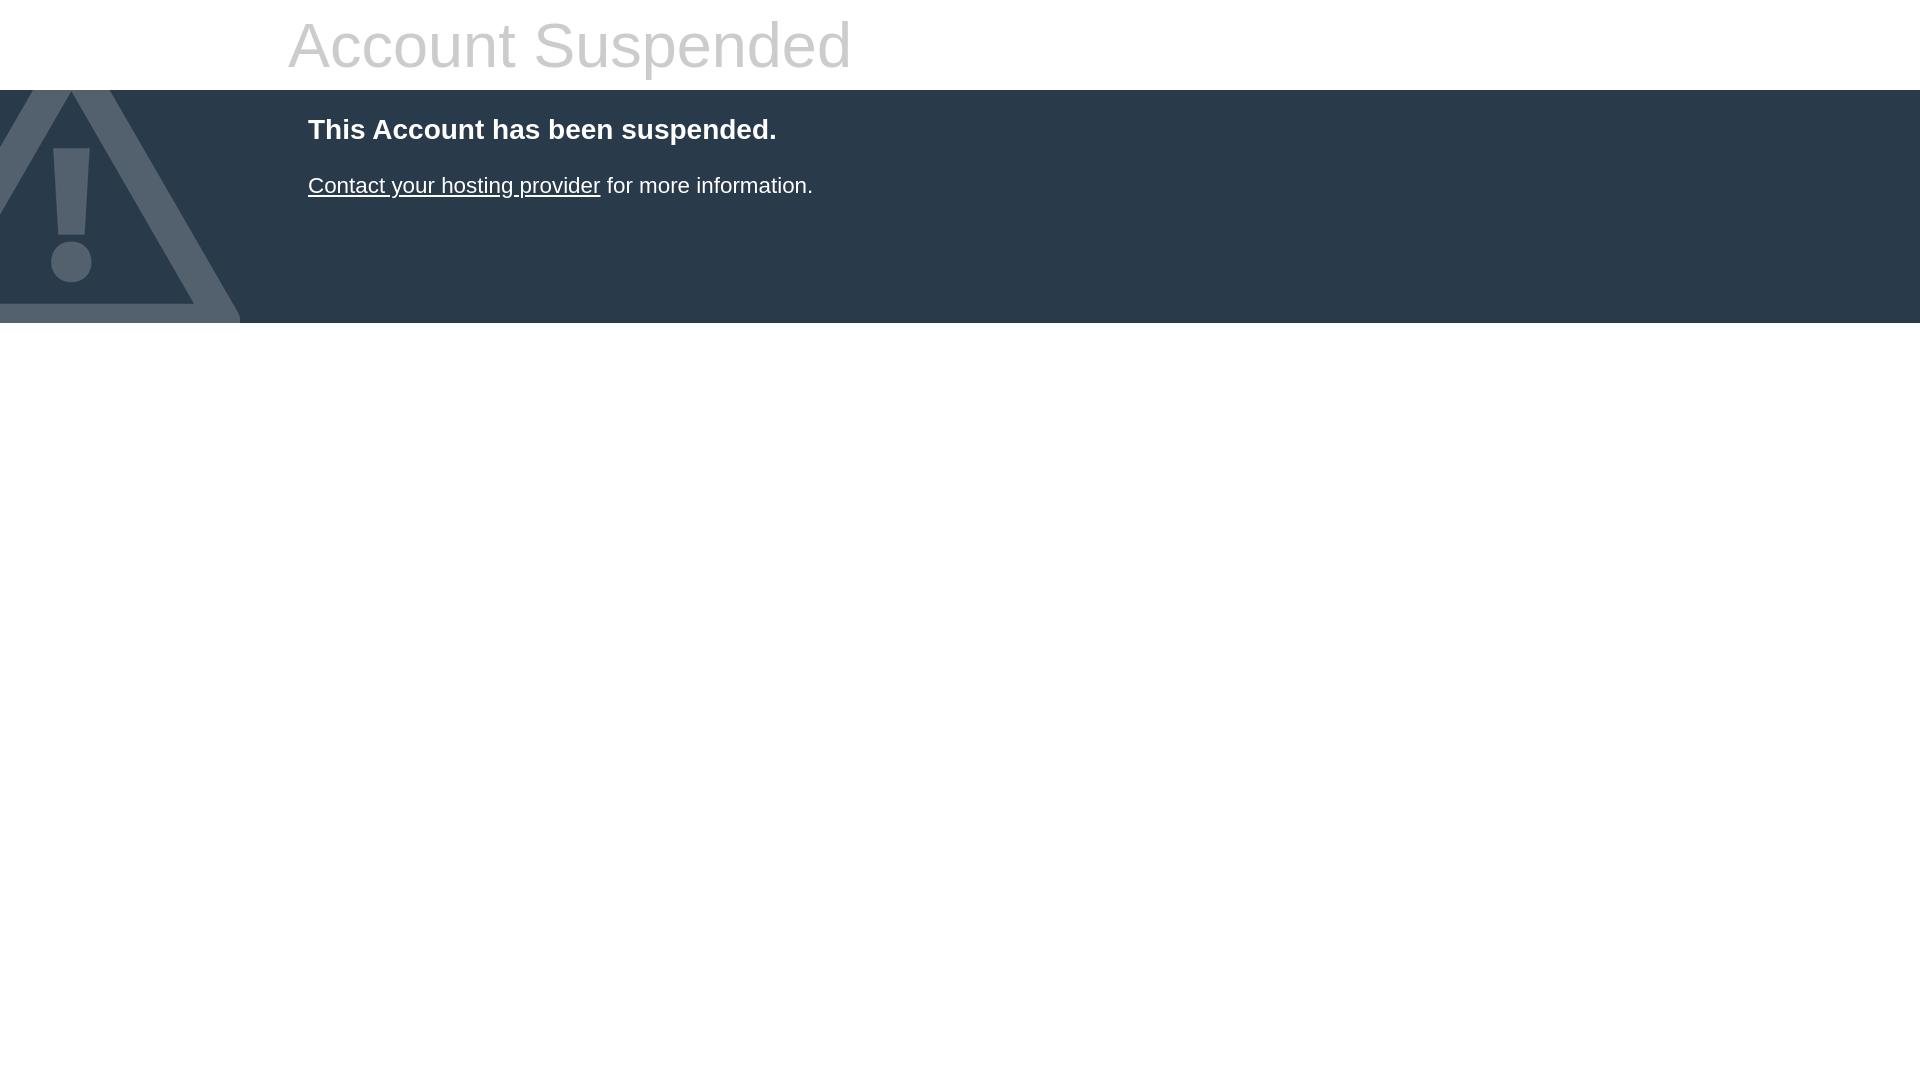 The image size is (1920, 1080). Describe the element at coordinates (453, 185) in the screenshot. I see `'Contact your hosting provider'` at that location.